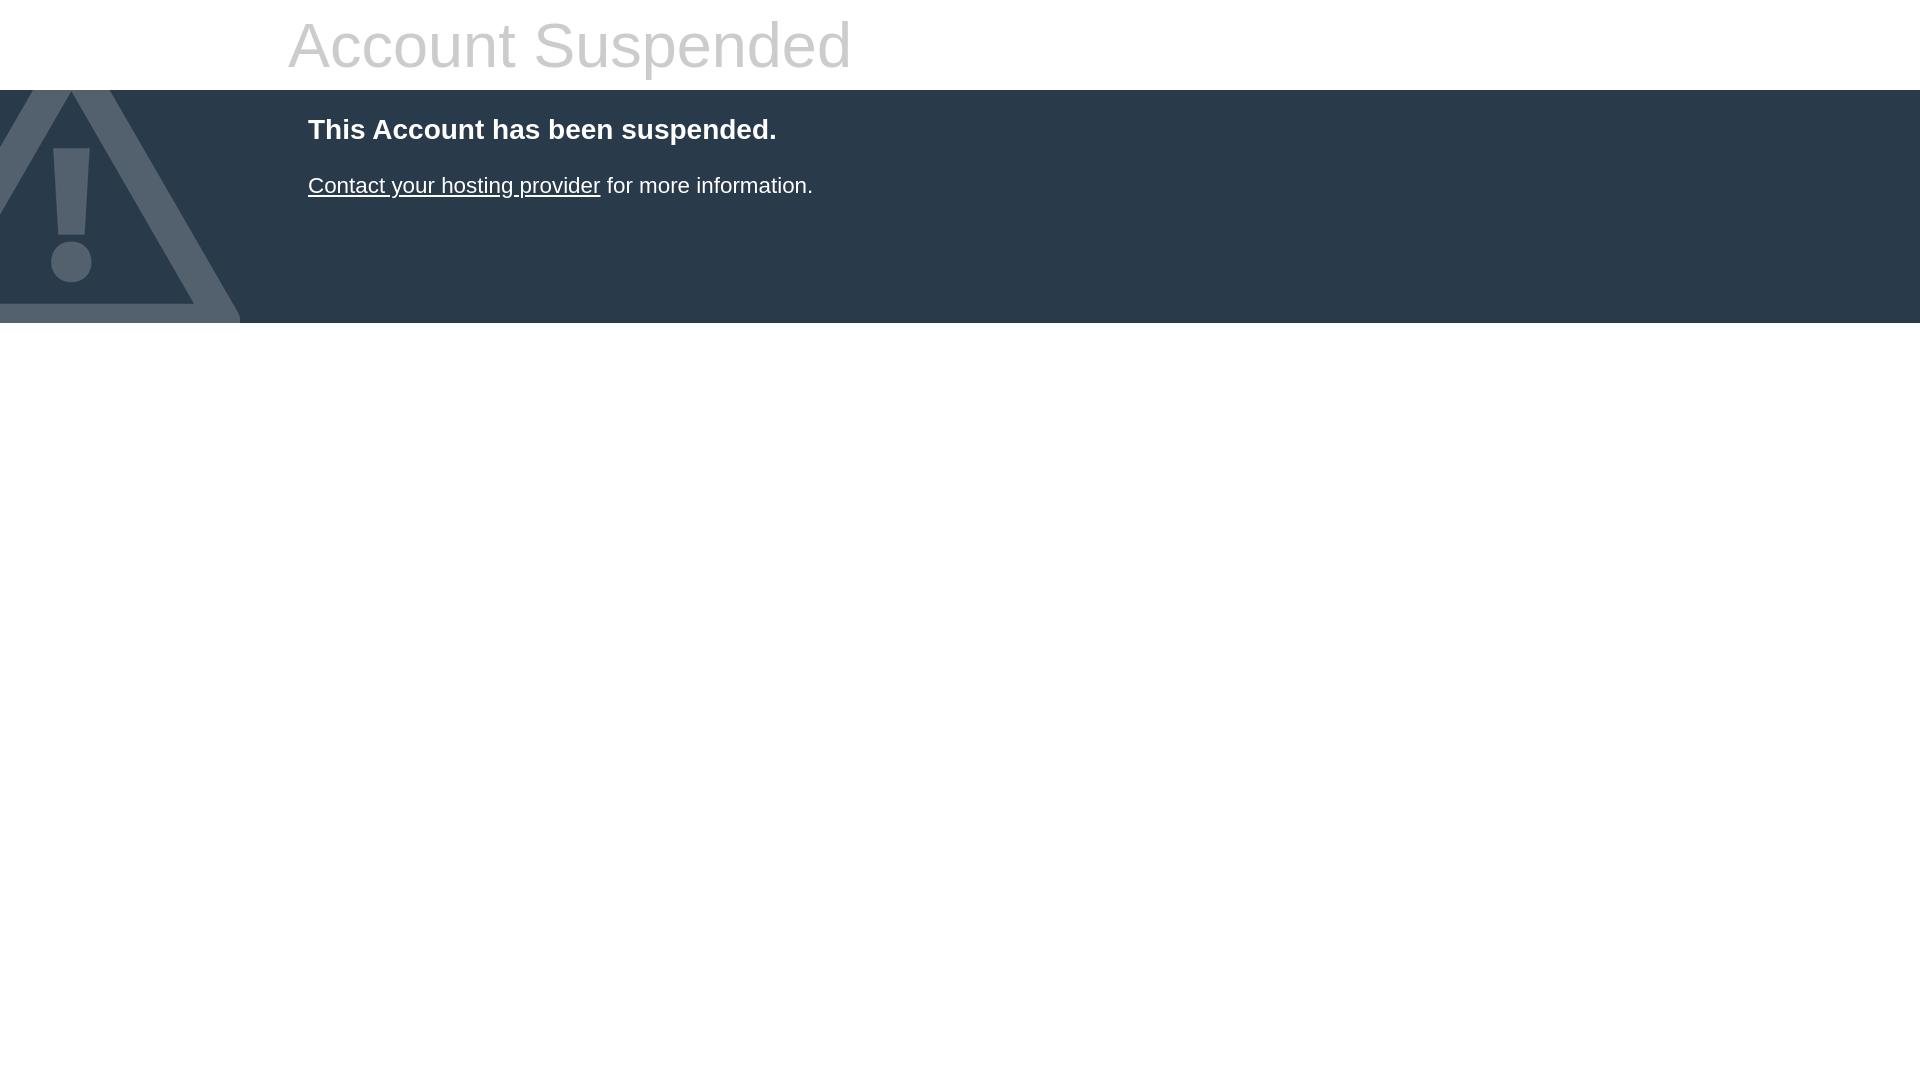 The image size is (1920, 1080). Describe the element at coordinates (453, 185) in the screenshot. I see `'Contact your hosting provider'` at that location.